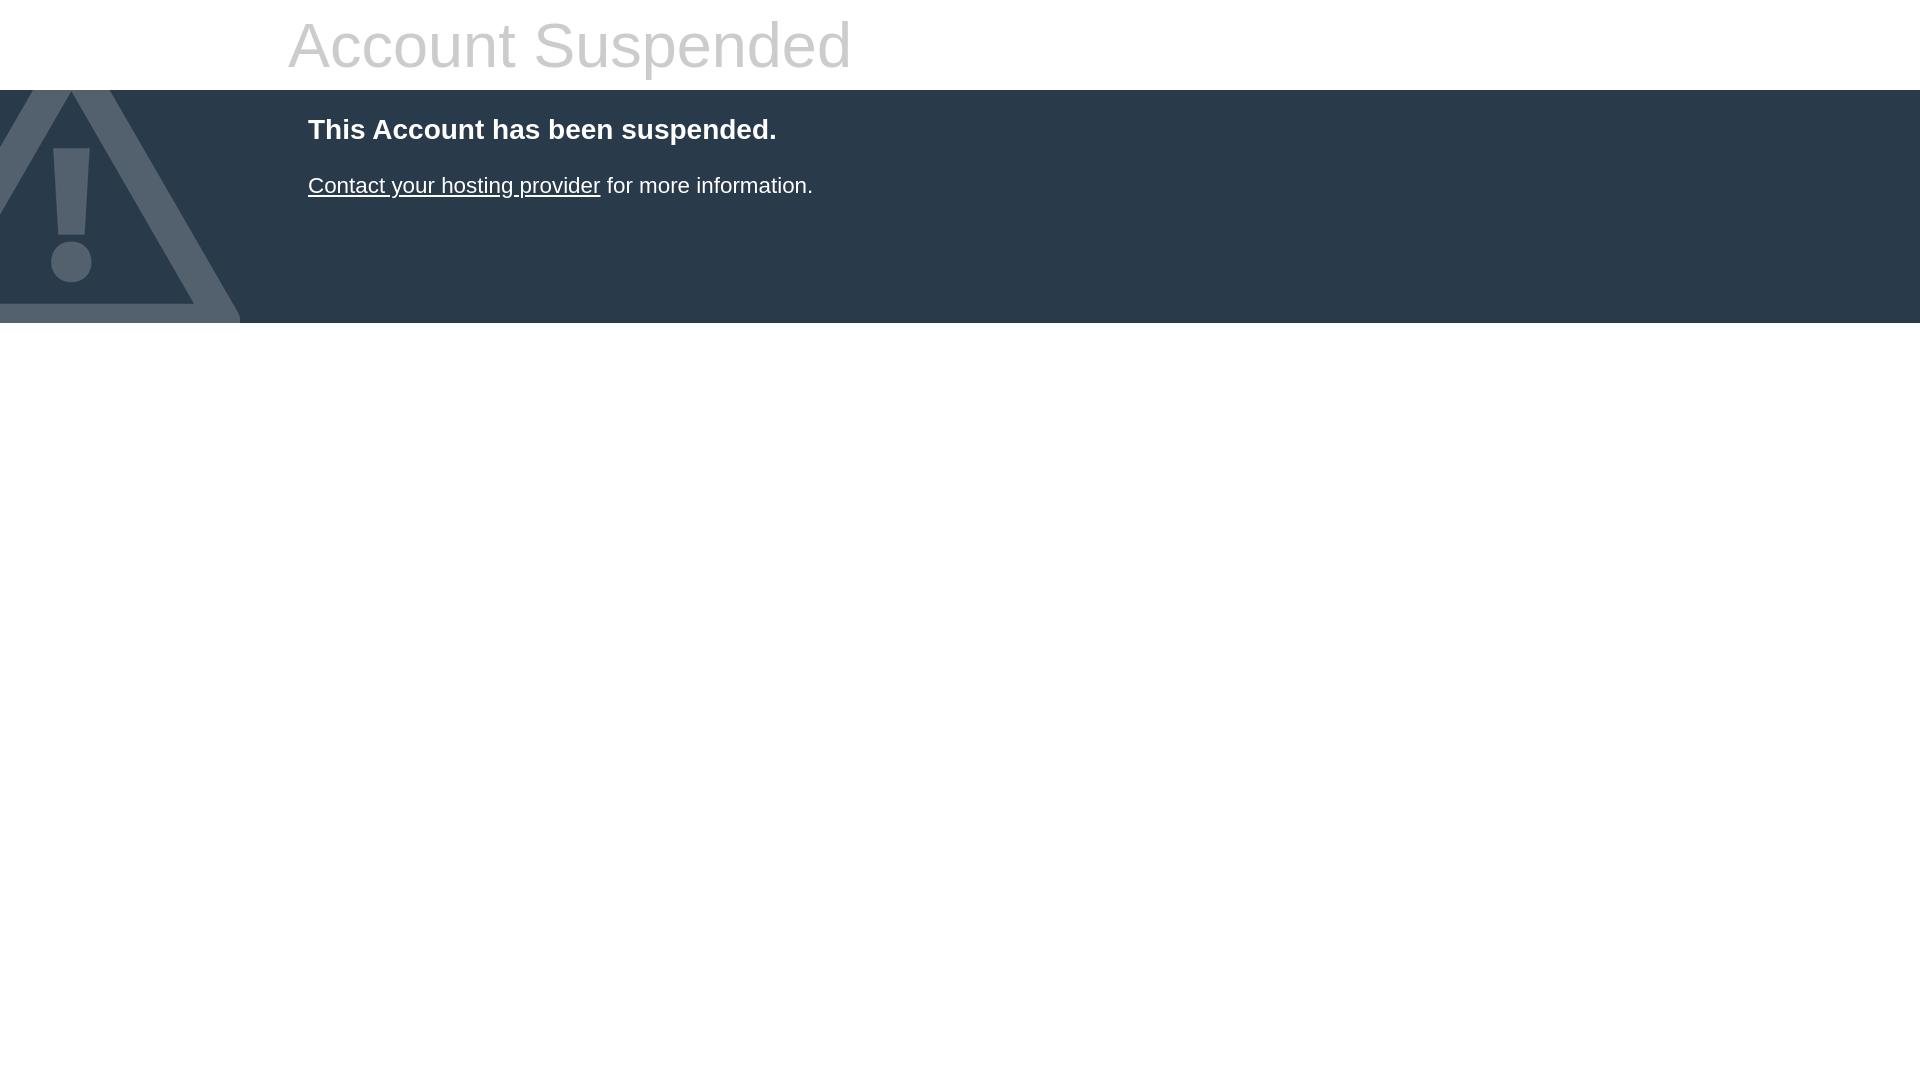 The image size is (1920, 1080). Describe the element at coordinates (453, 185) in the screenshot. I see `'Contact your hosting provider'` at that location.